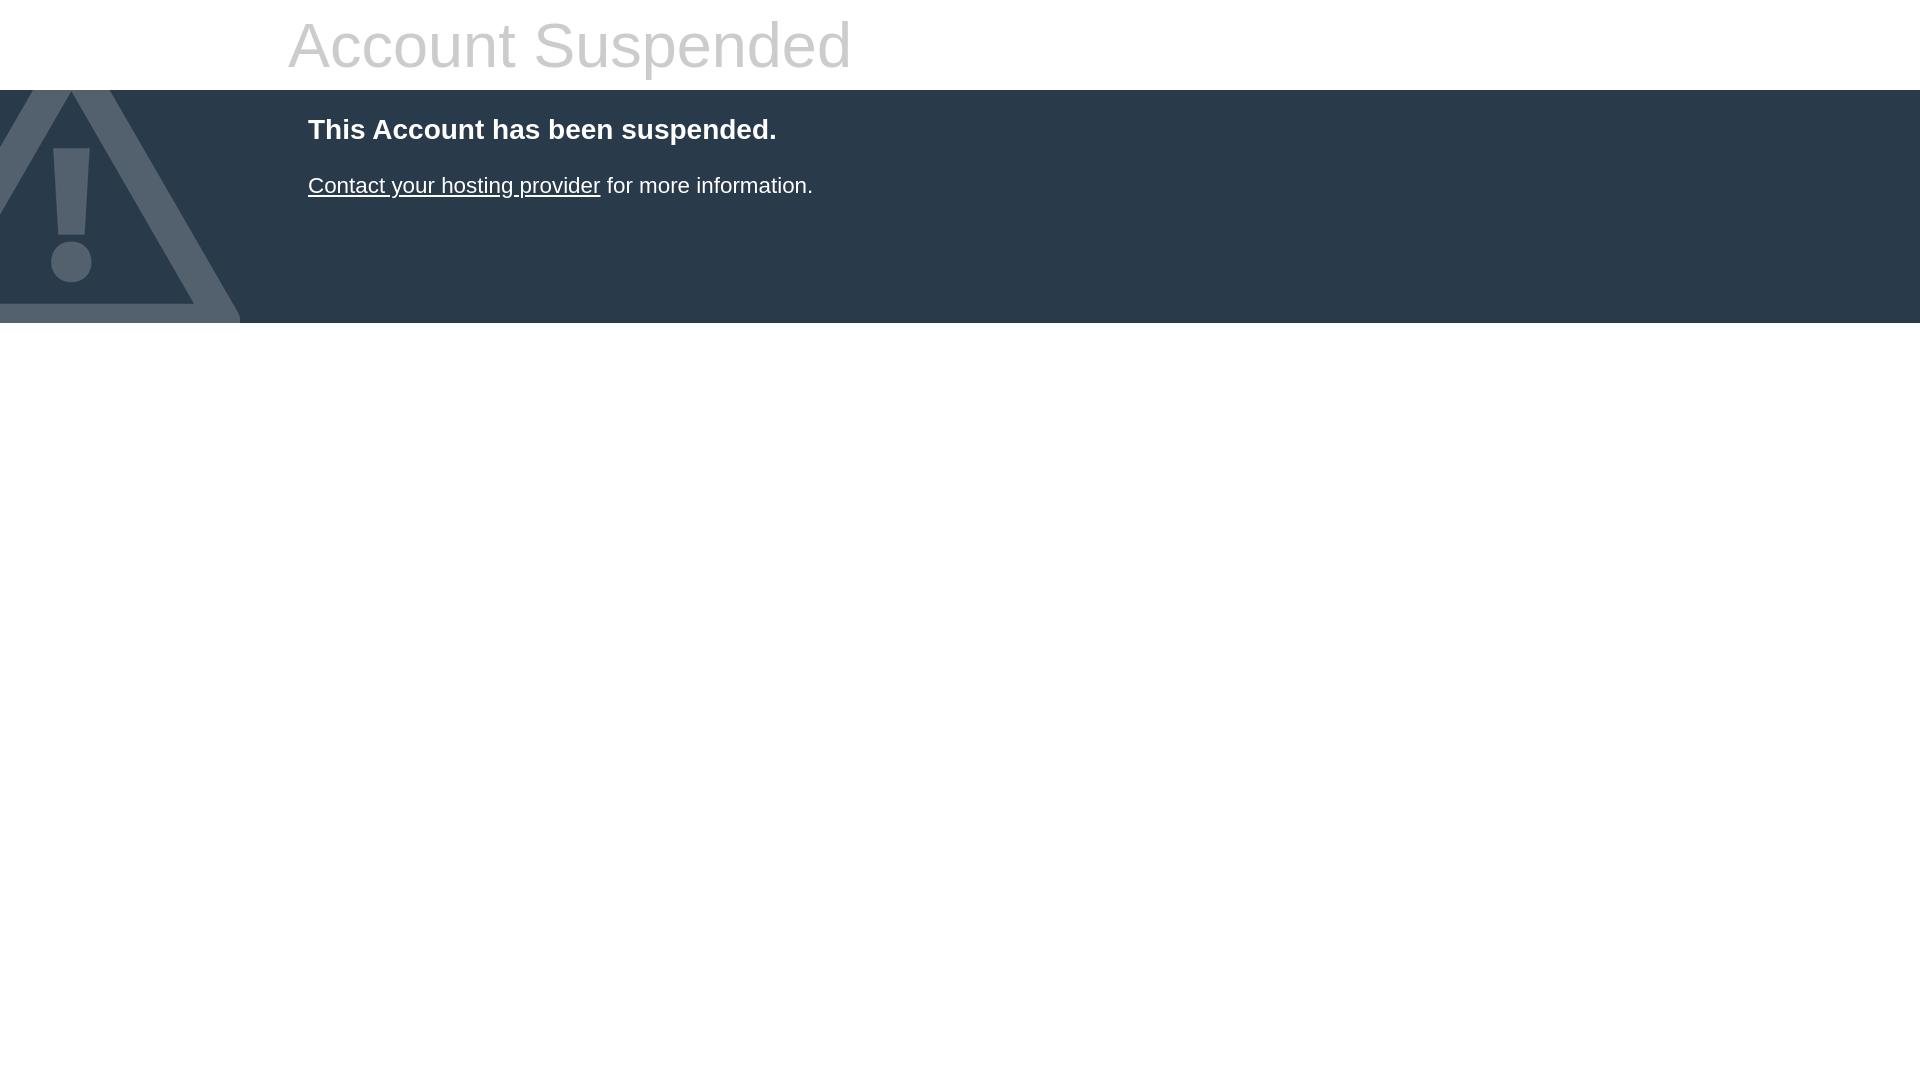 The image size is (1920, 1080). Describe the element at coordinates (453, 185) in the screenshot. I see `'Contact your hosting provider'` at that location.